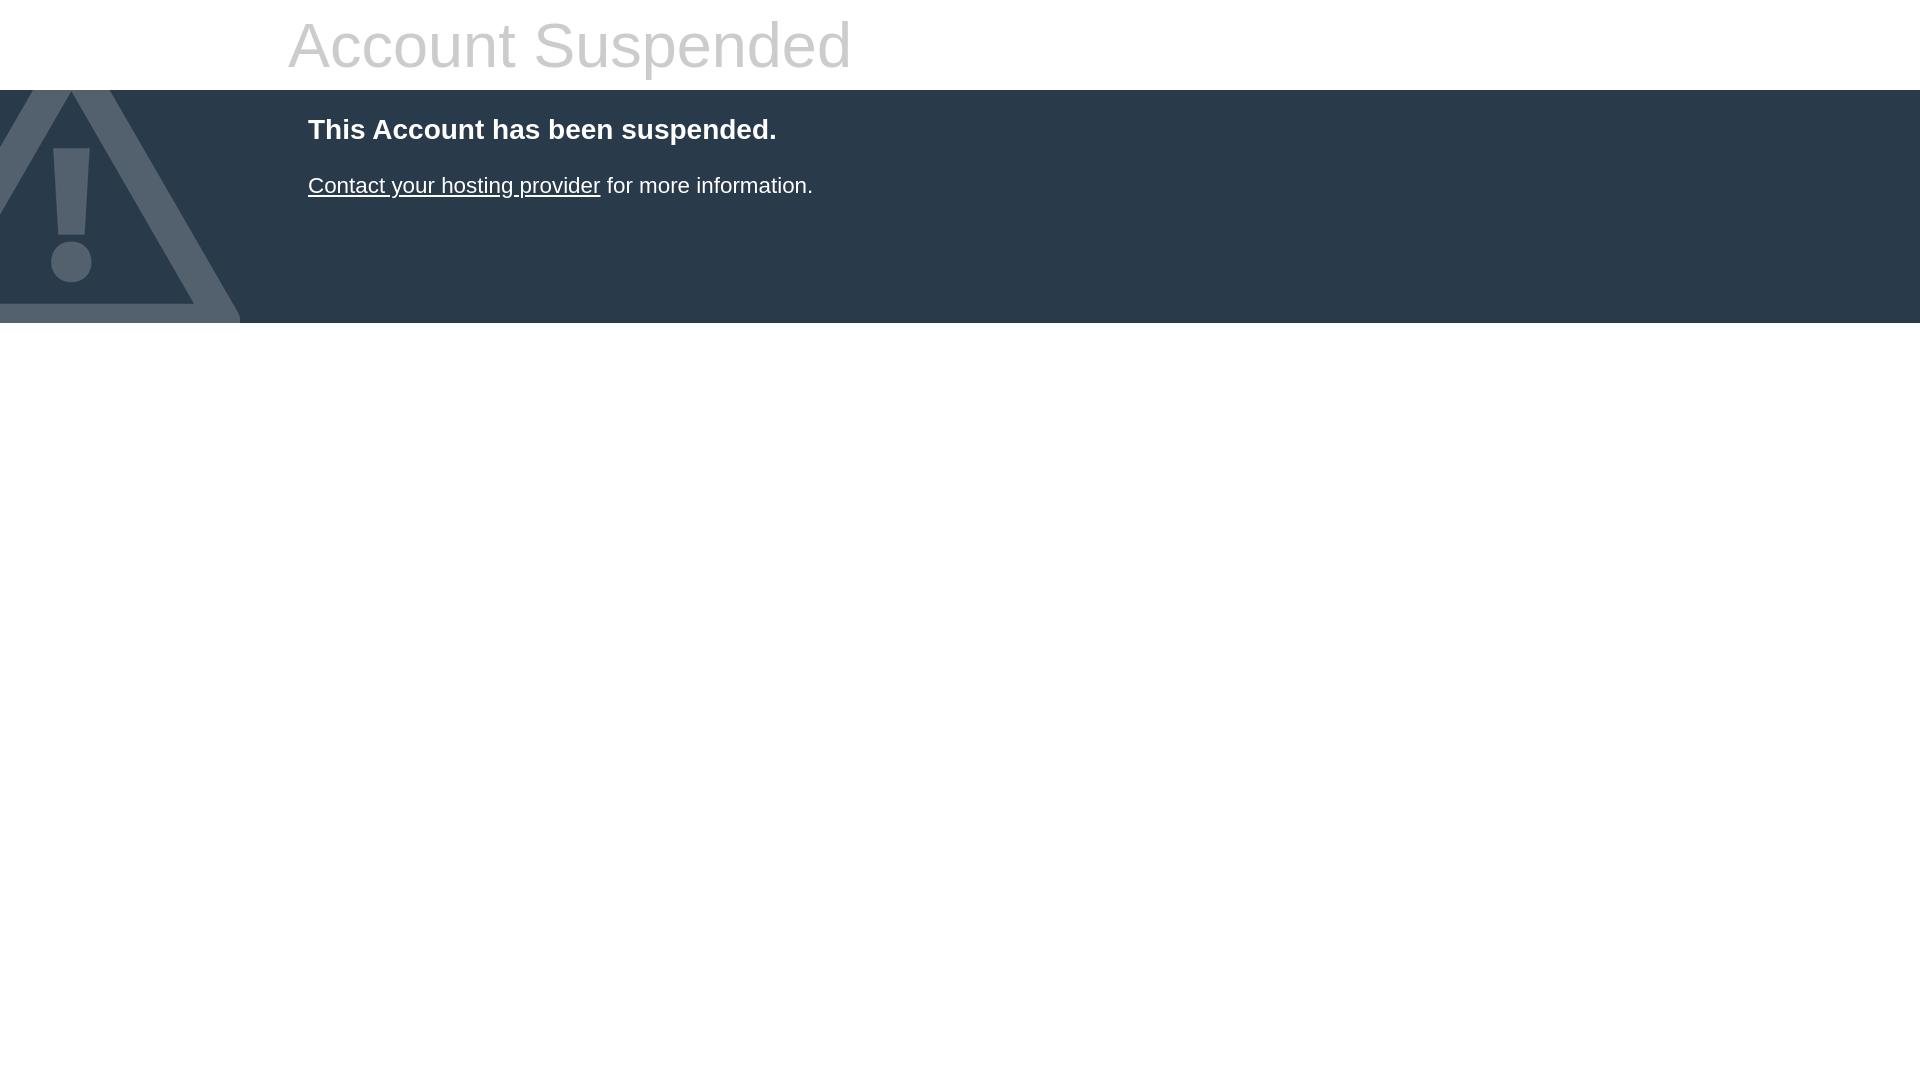 The image size is (1920, 1080). Describe the element at coordinates (453, 185) in the screenshot. I see `'Contact your hosting provider'` at that location.